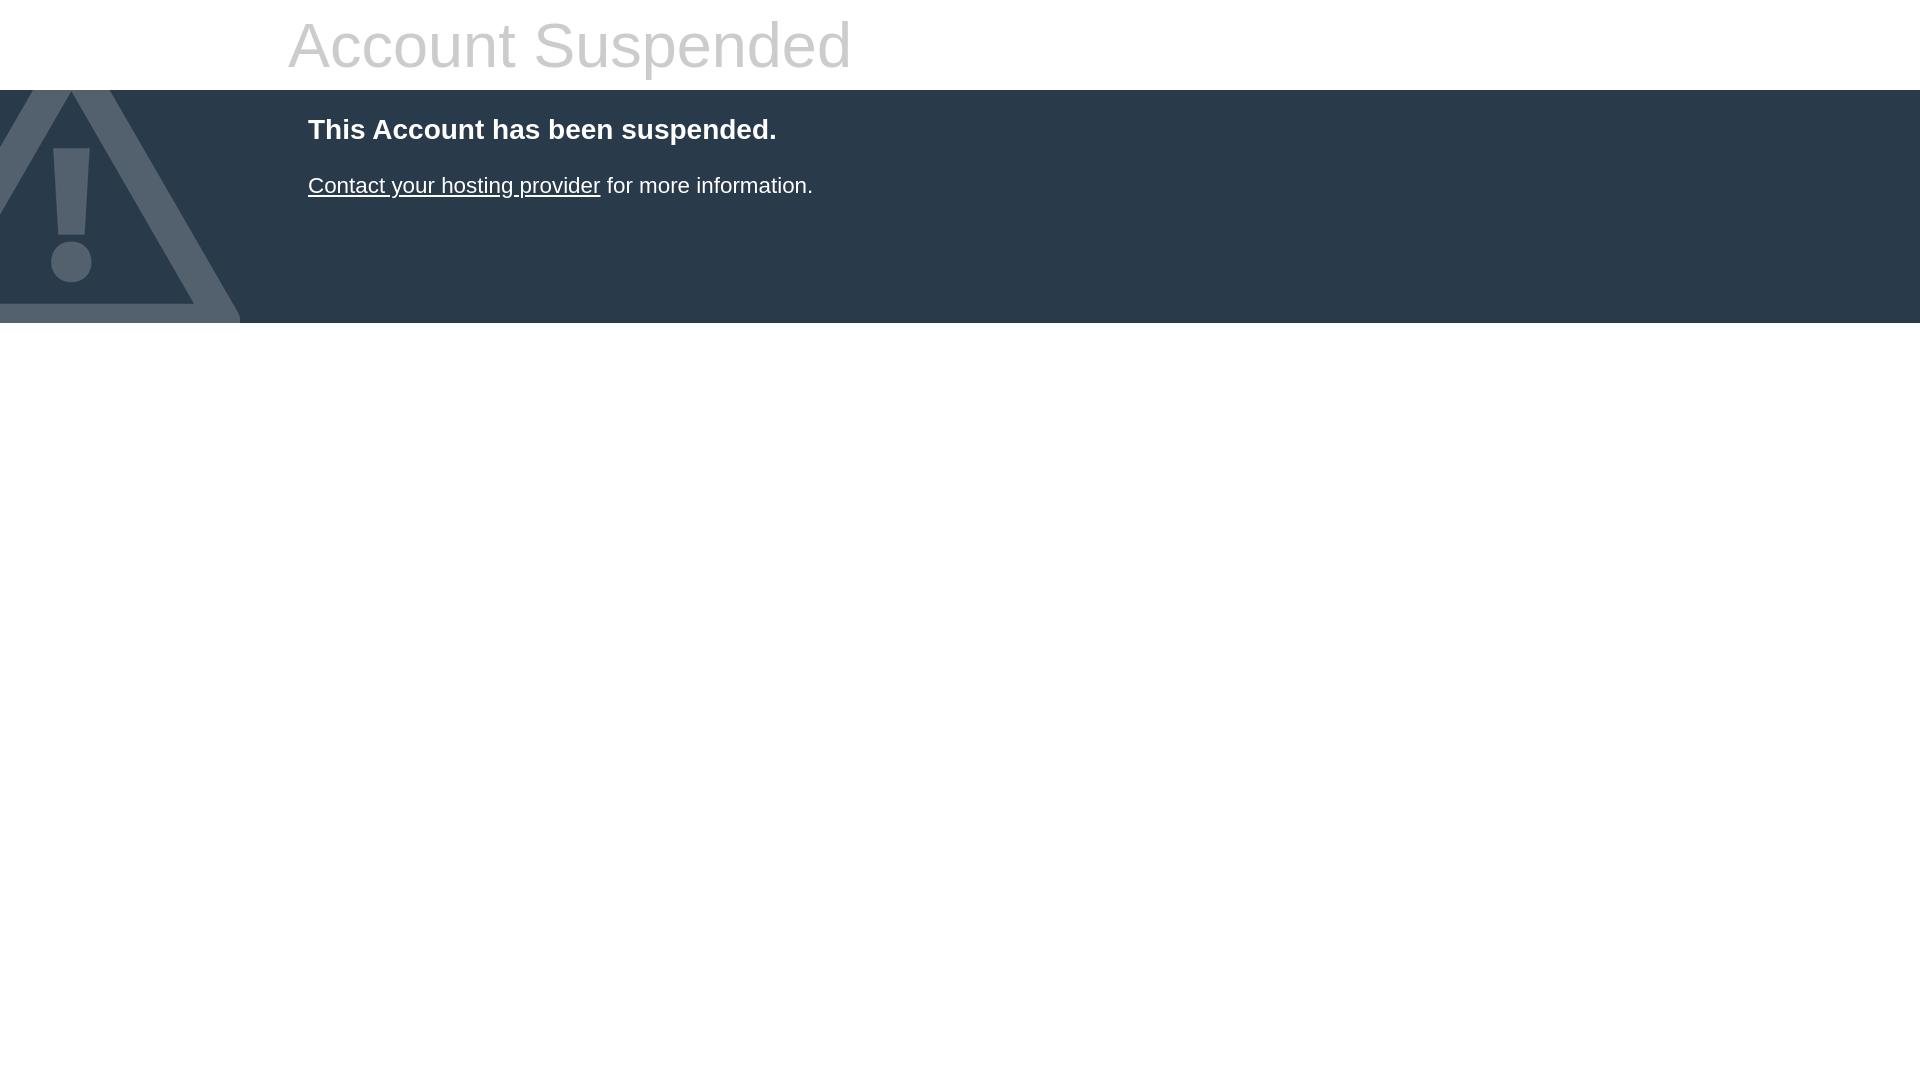 The image size is (1920, 1080). Describe the element at coordinates (453, 185) in the screenshot. I see `'Contact your hosting provider'` at that location.